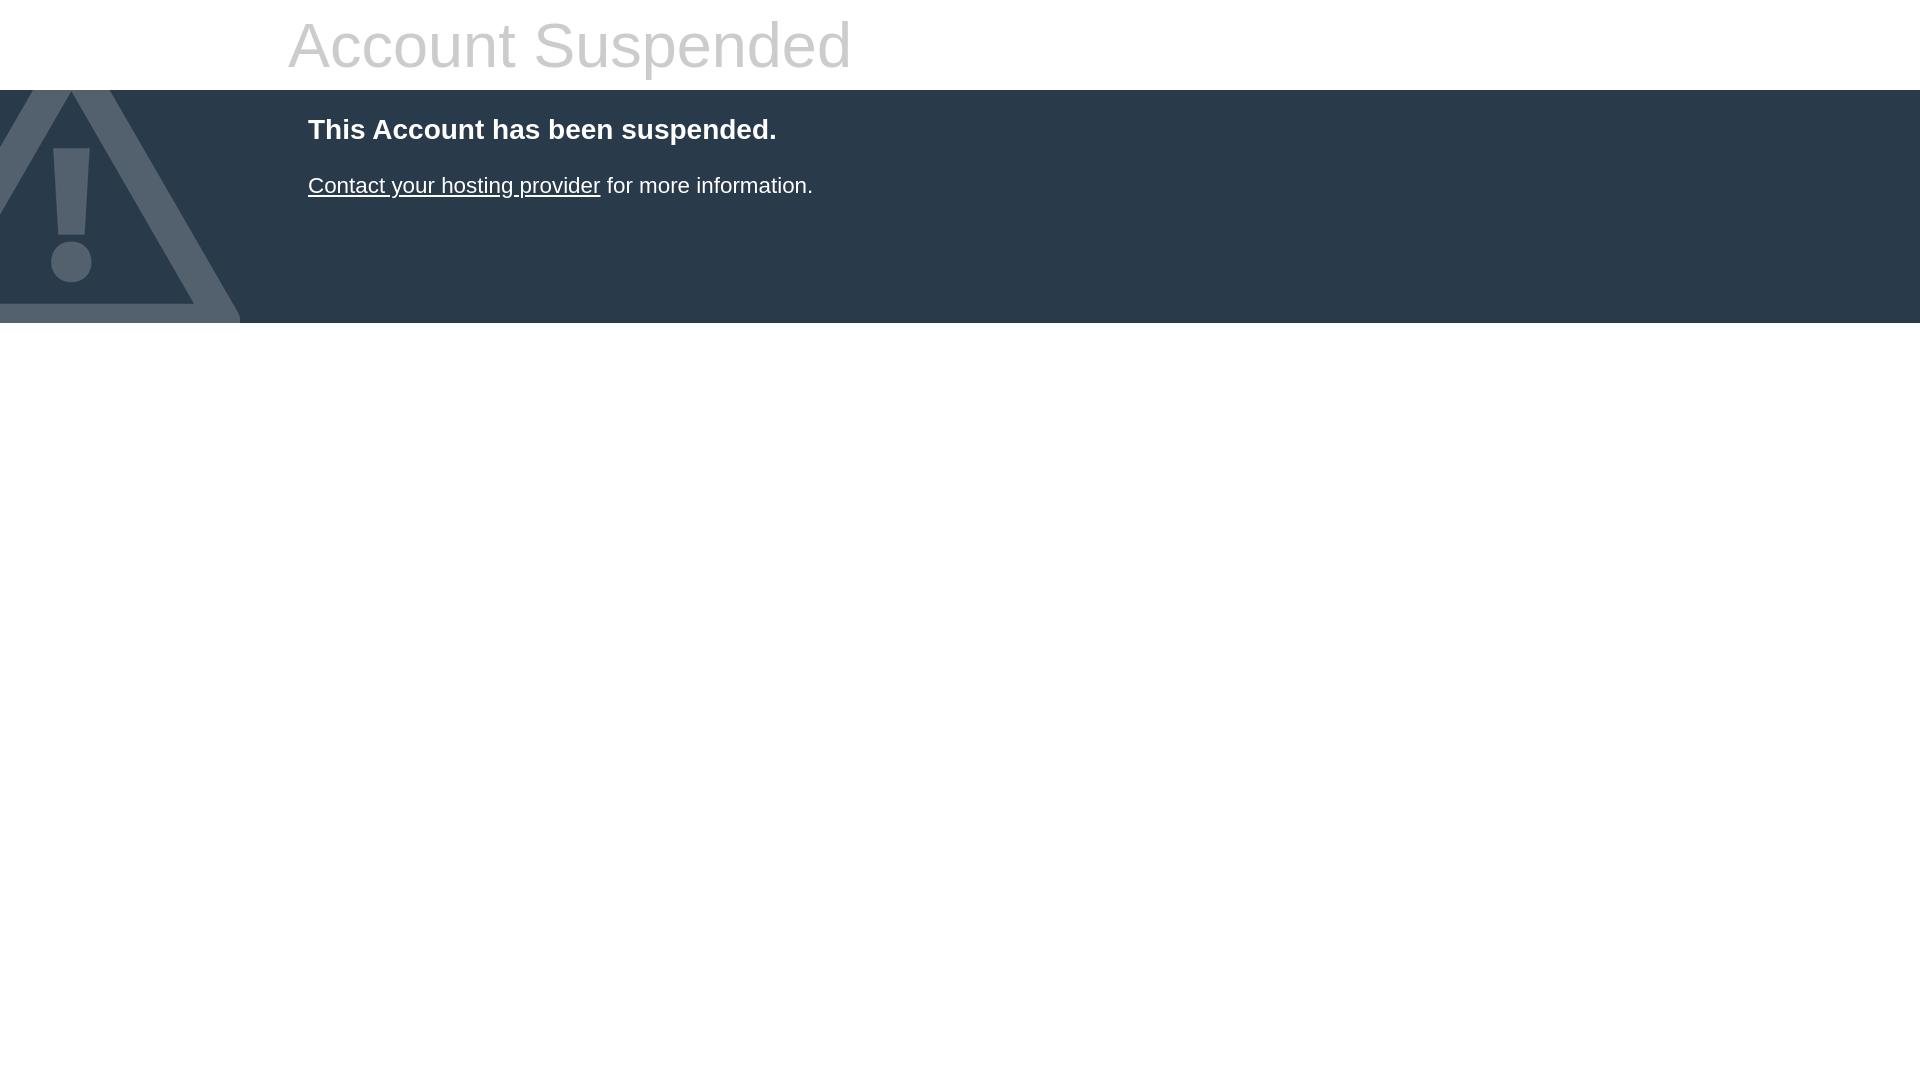 The image size is (1920, 1080). Describe the element at coordinates (453, 185) in the screenshot. I see `'Contact your hosting provider'` at that location.